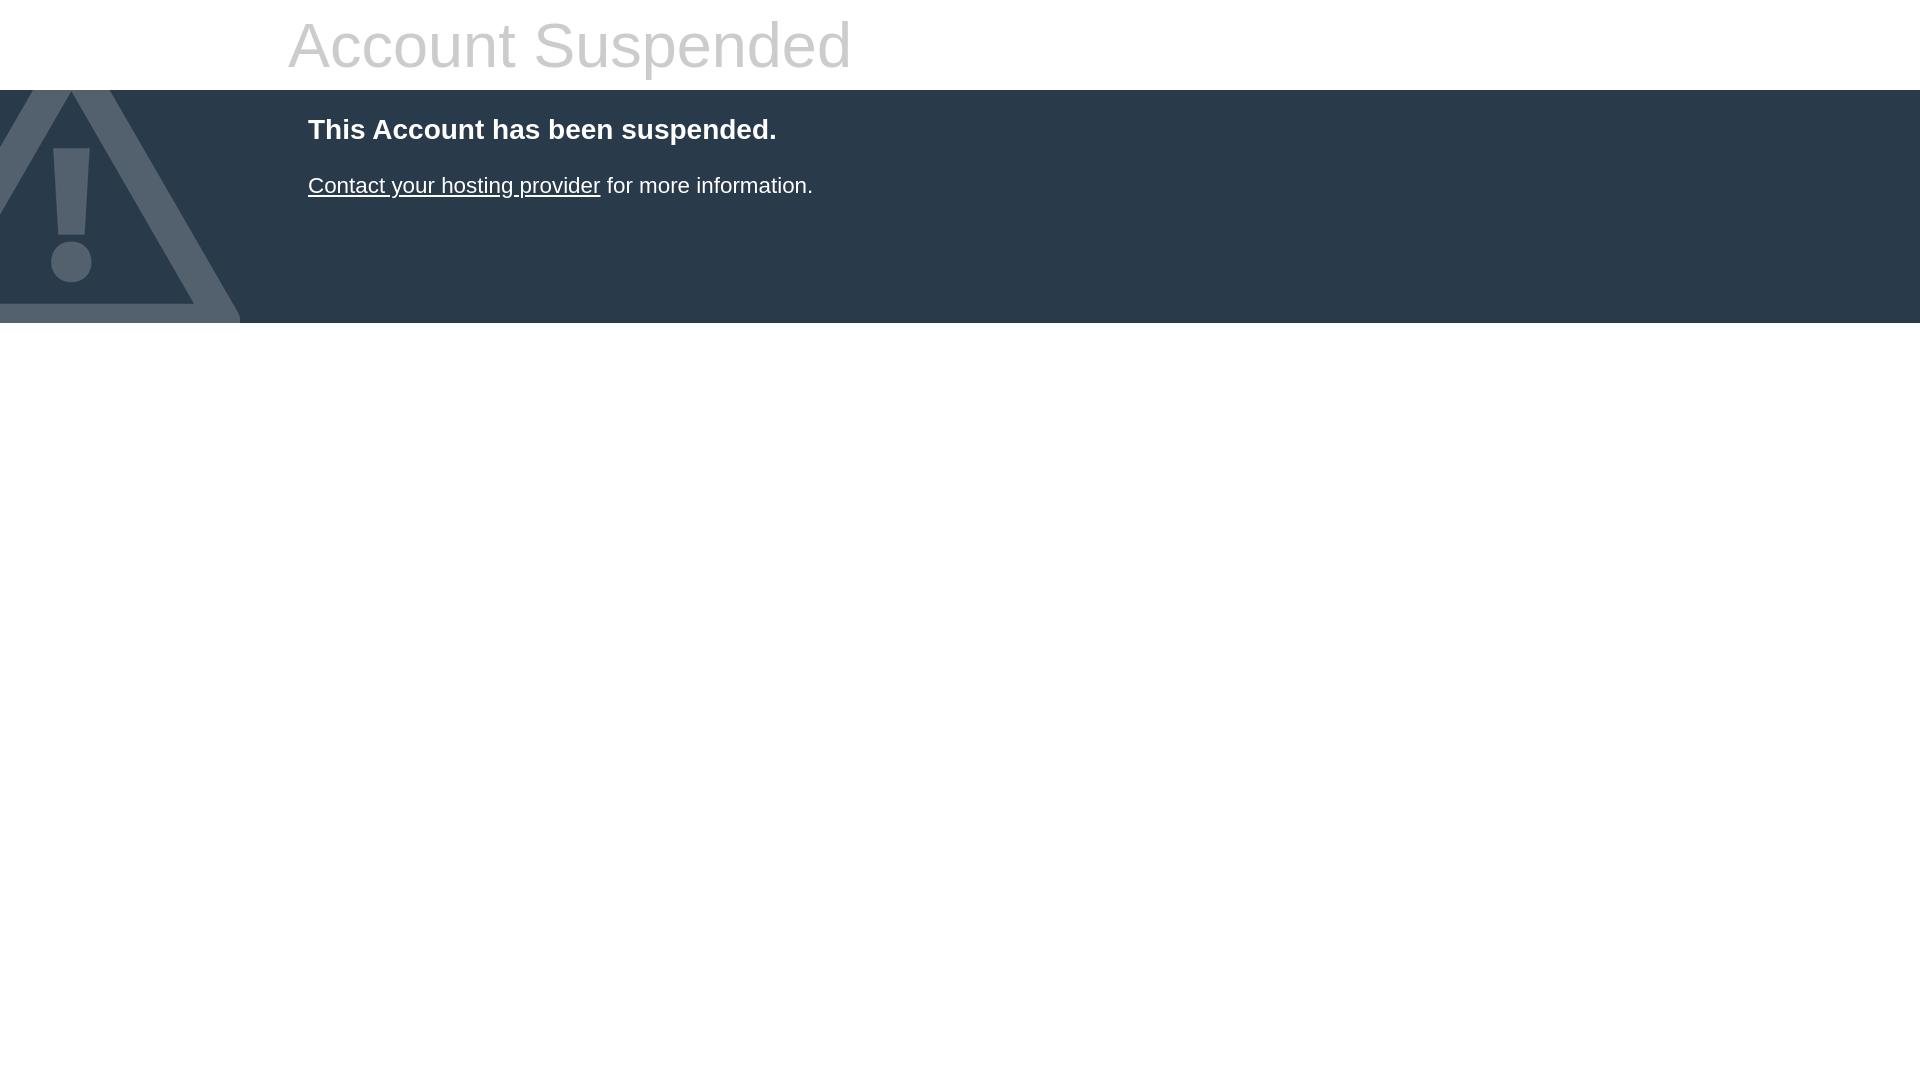 The image size is (1920, 1080). Describe the element at coordinates (453, 185) in the screenshot. I see `'Contact your hosting provider'` at that location.